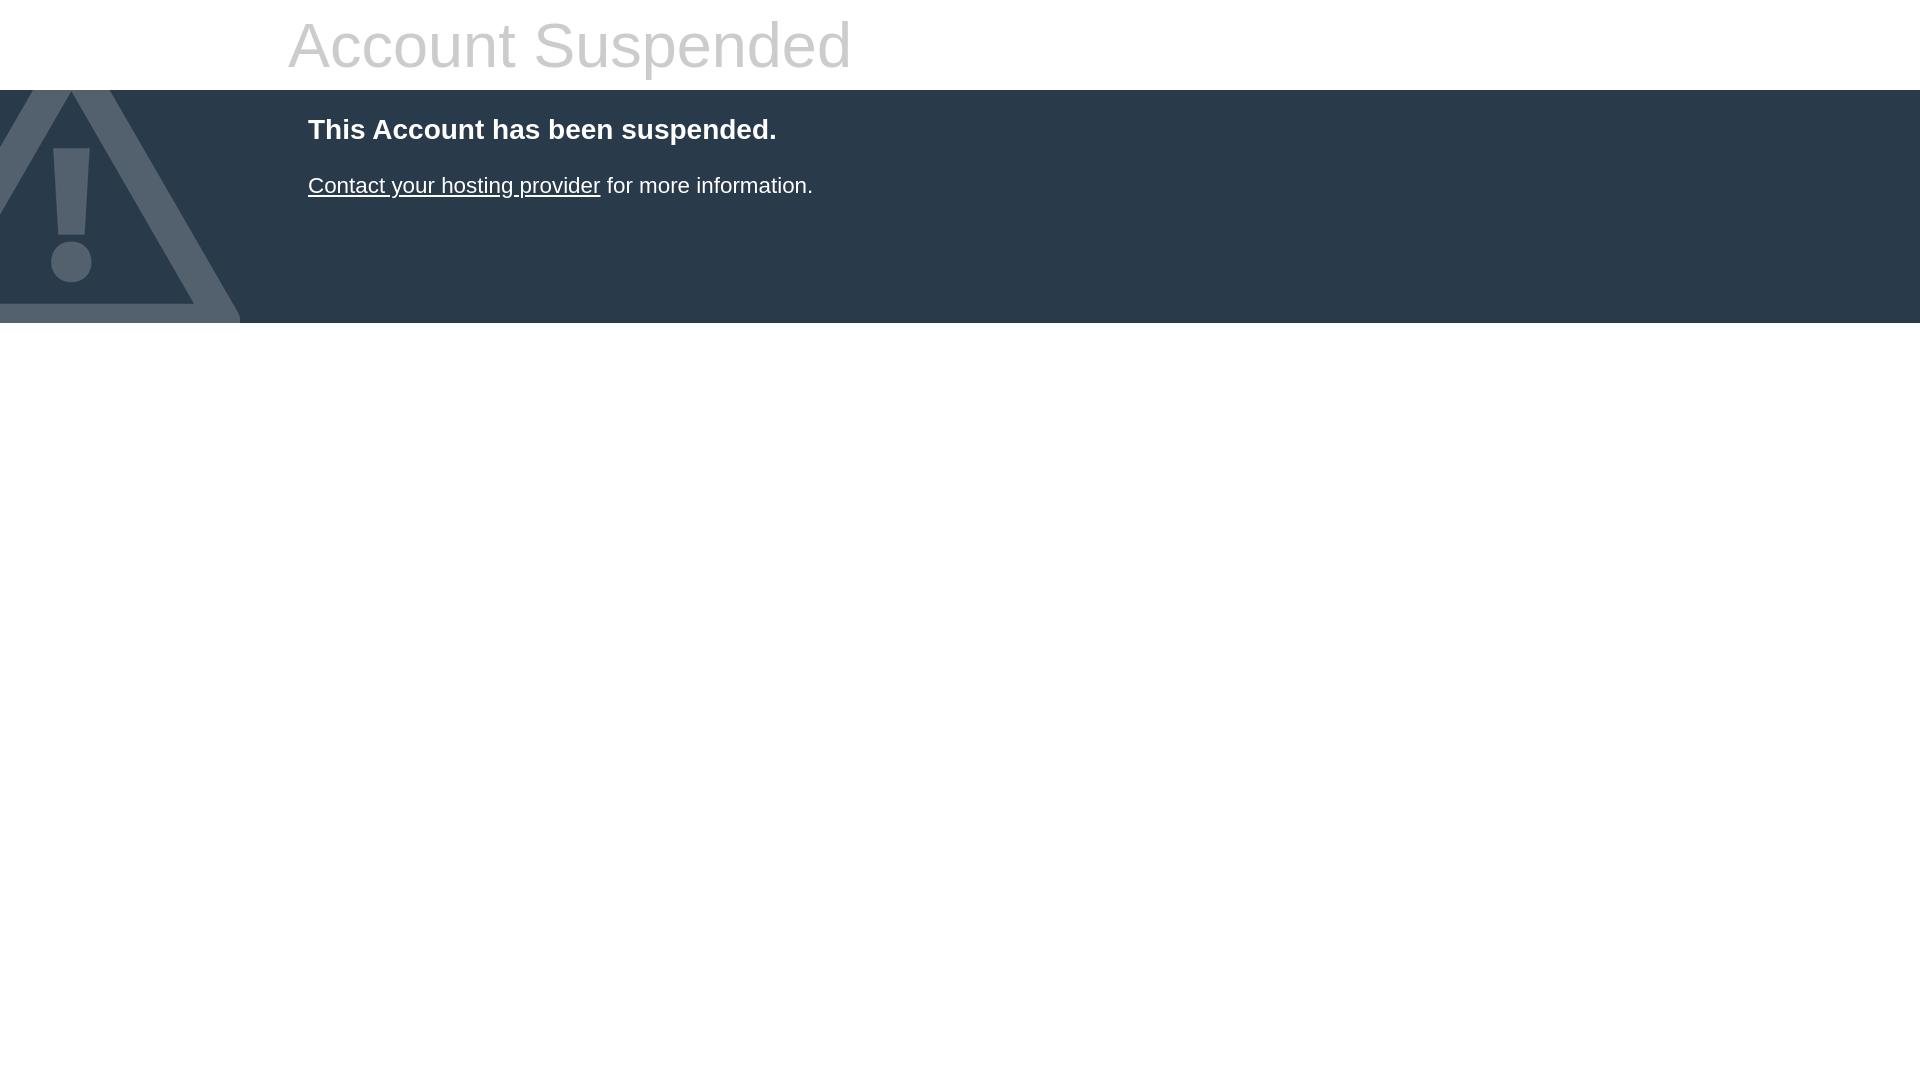 The image size is (1920, 1080). Describe the element at coordinates (453, 185) in the screenshot. I see `'Contact your hosting provider'` at that location.